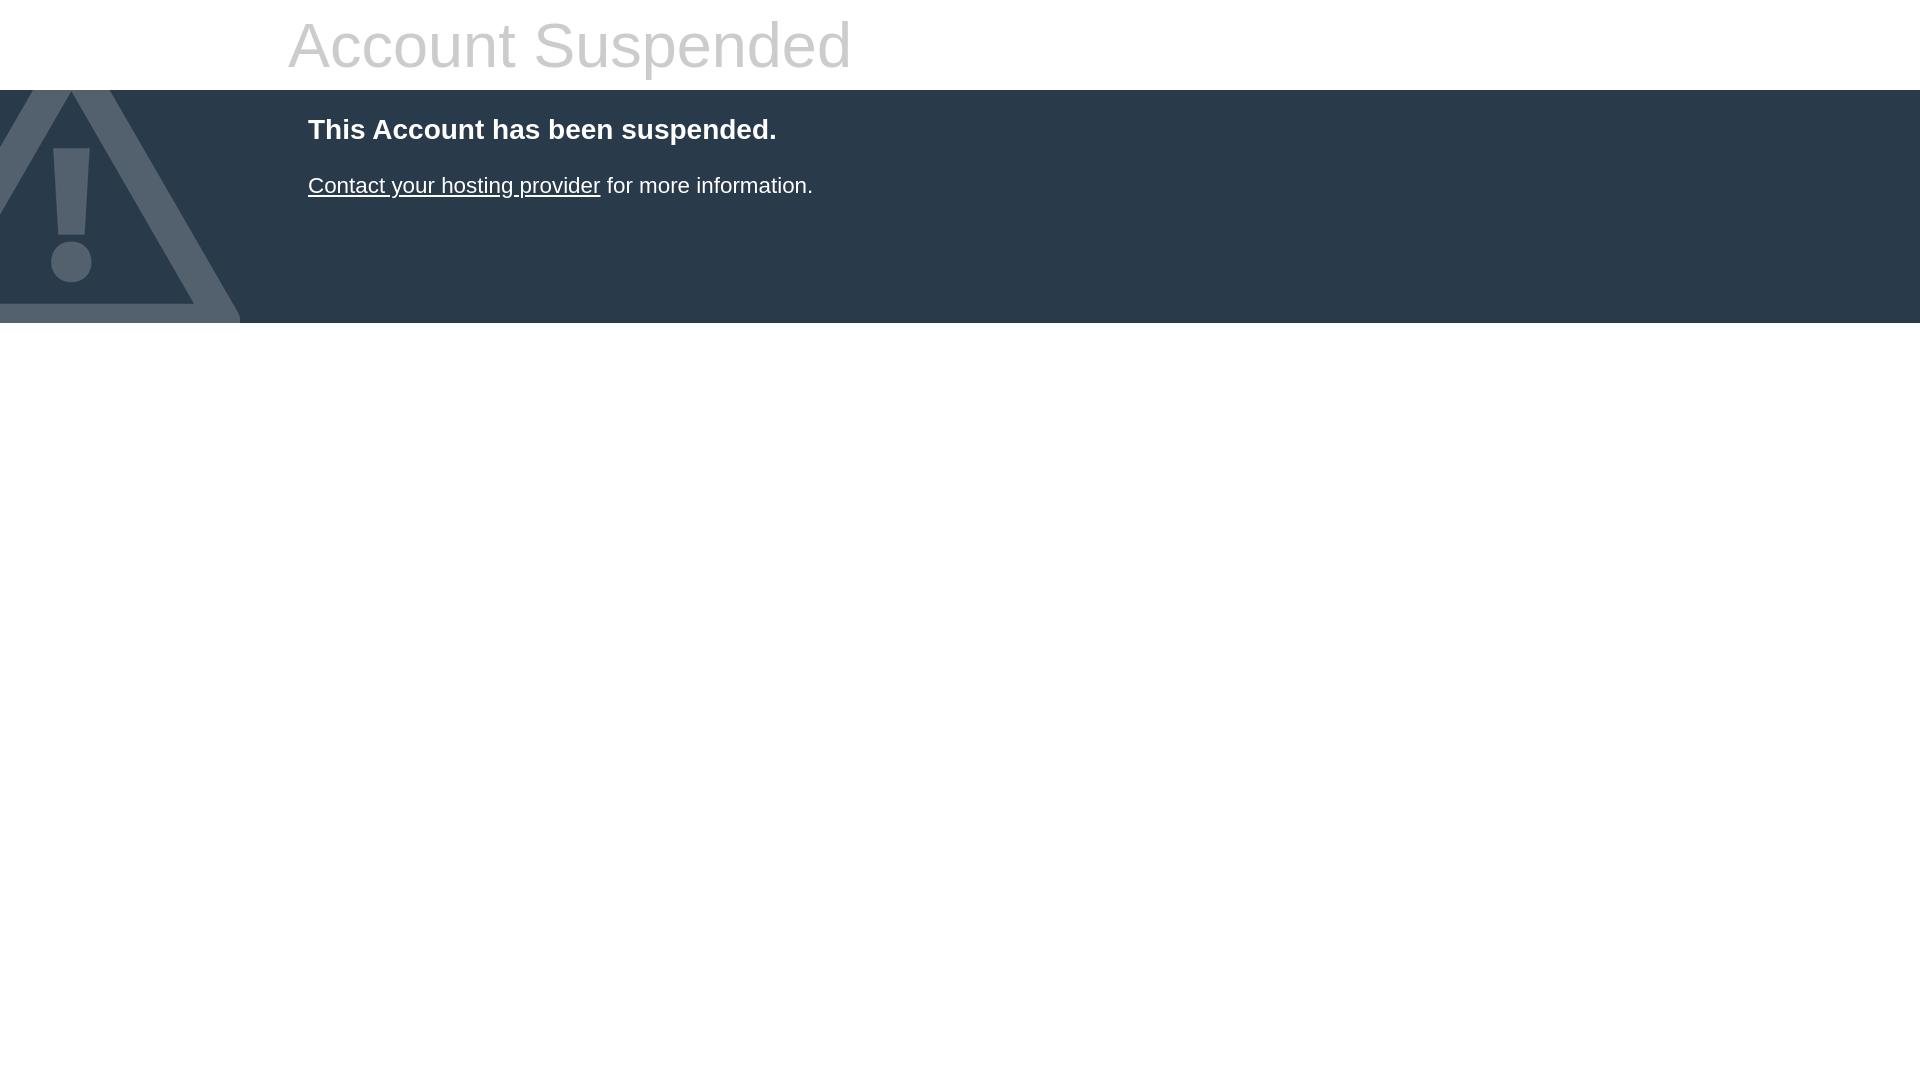 The image size is (1920, 1080). Describe the element at coordinates (453, 185) in the screenshot. I see `'Contact your hosting provider'` at that location.